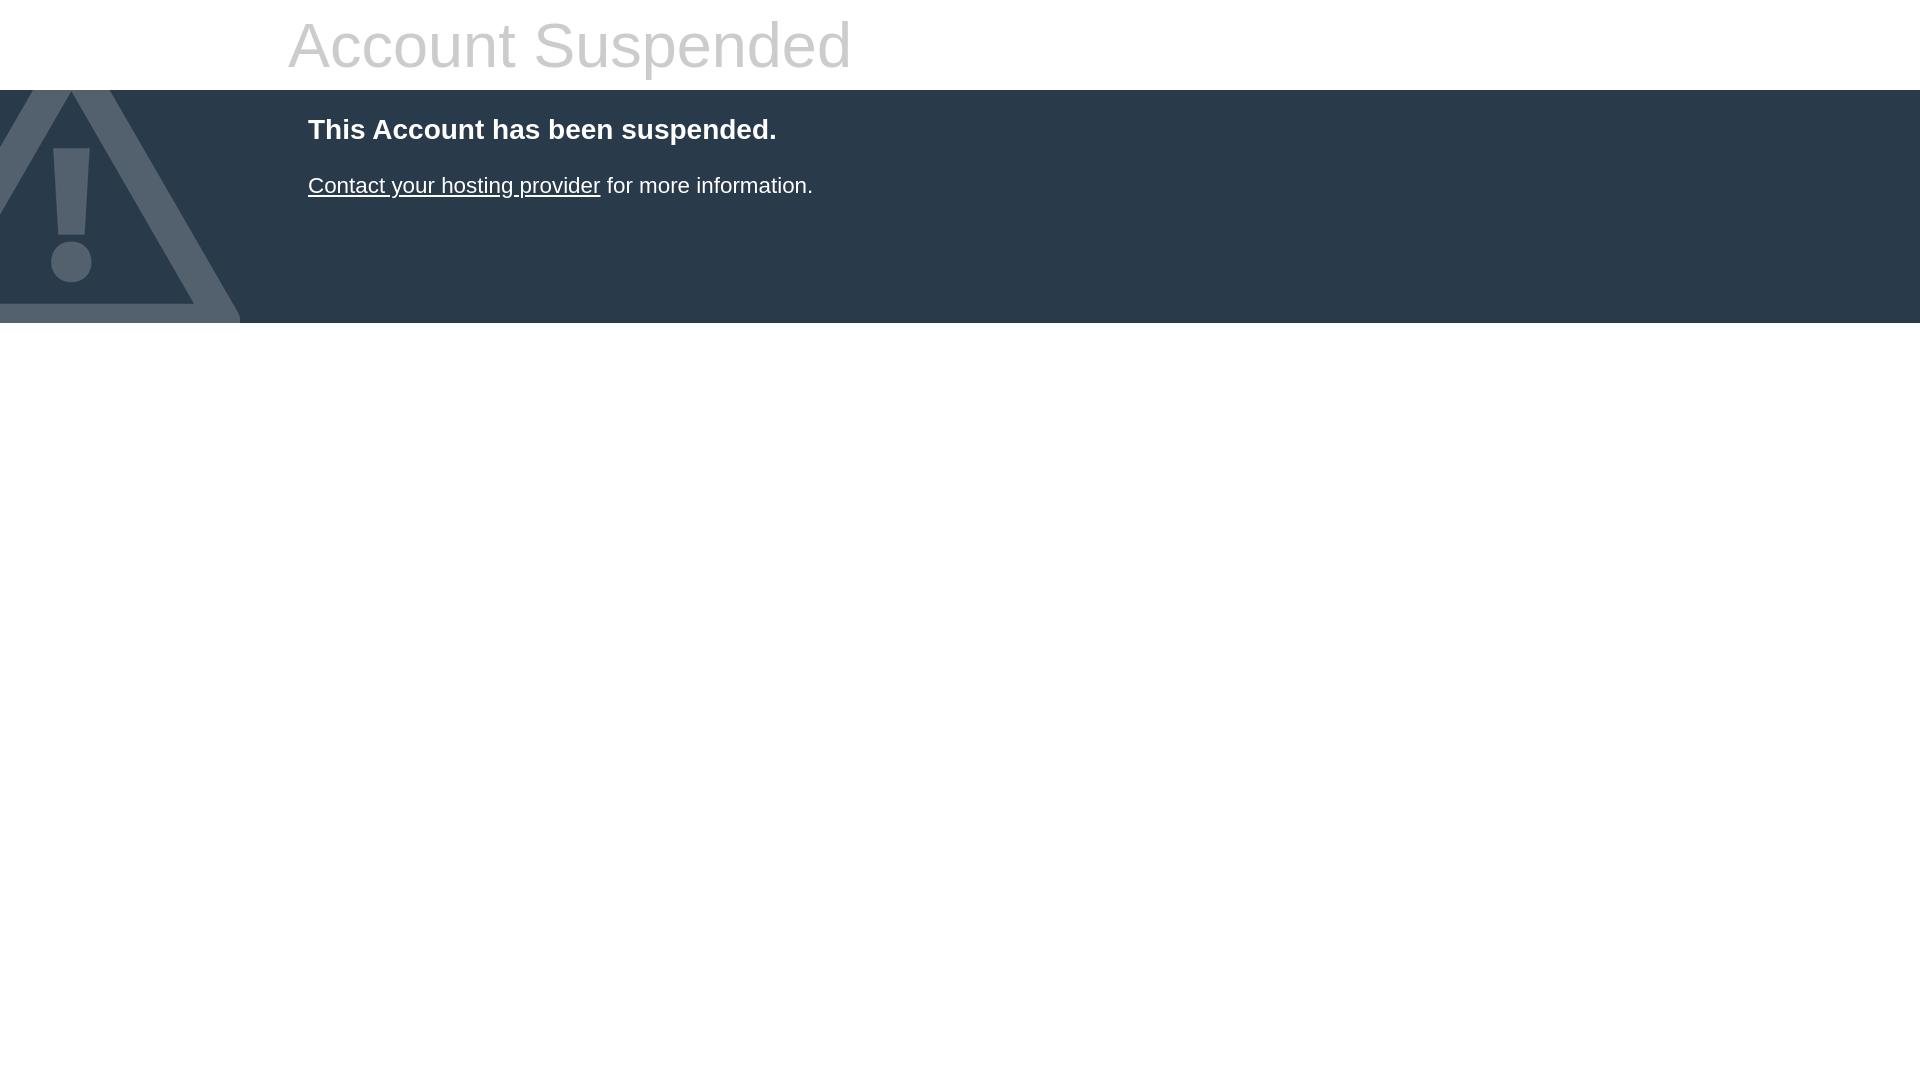 The image size is (1920, 1080). Describe the element at coordinates (453, 185) in the screenshot. I see `'Contact your hosting provider'` at that location.